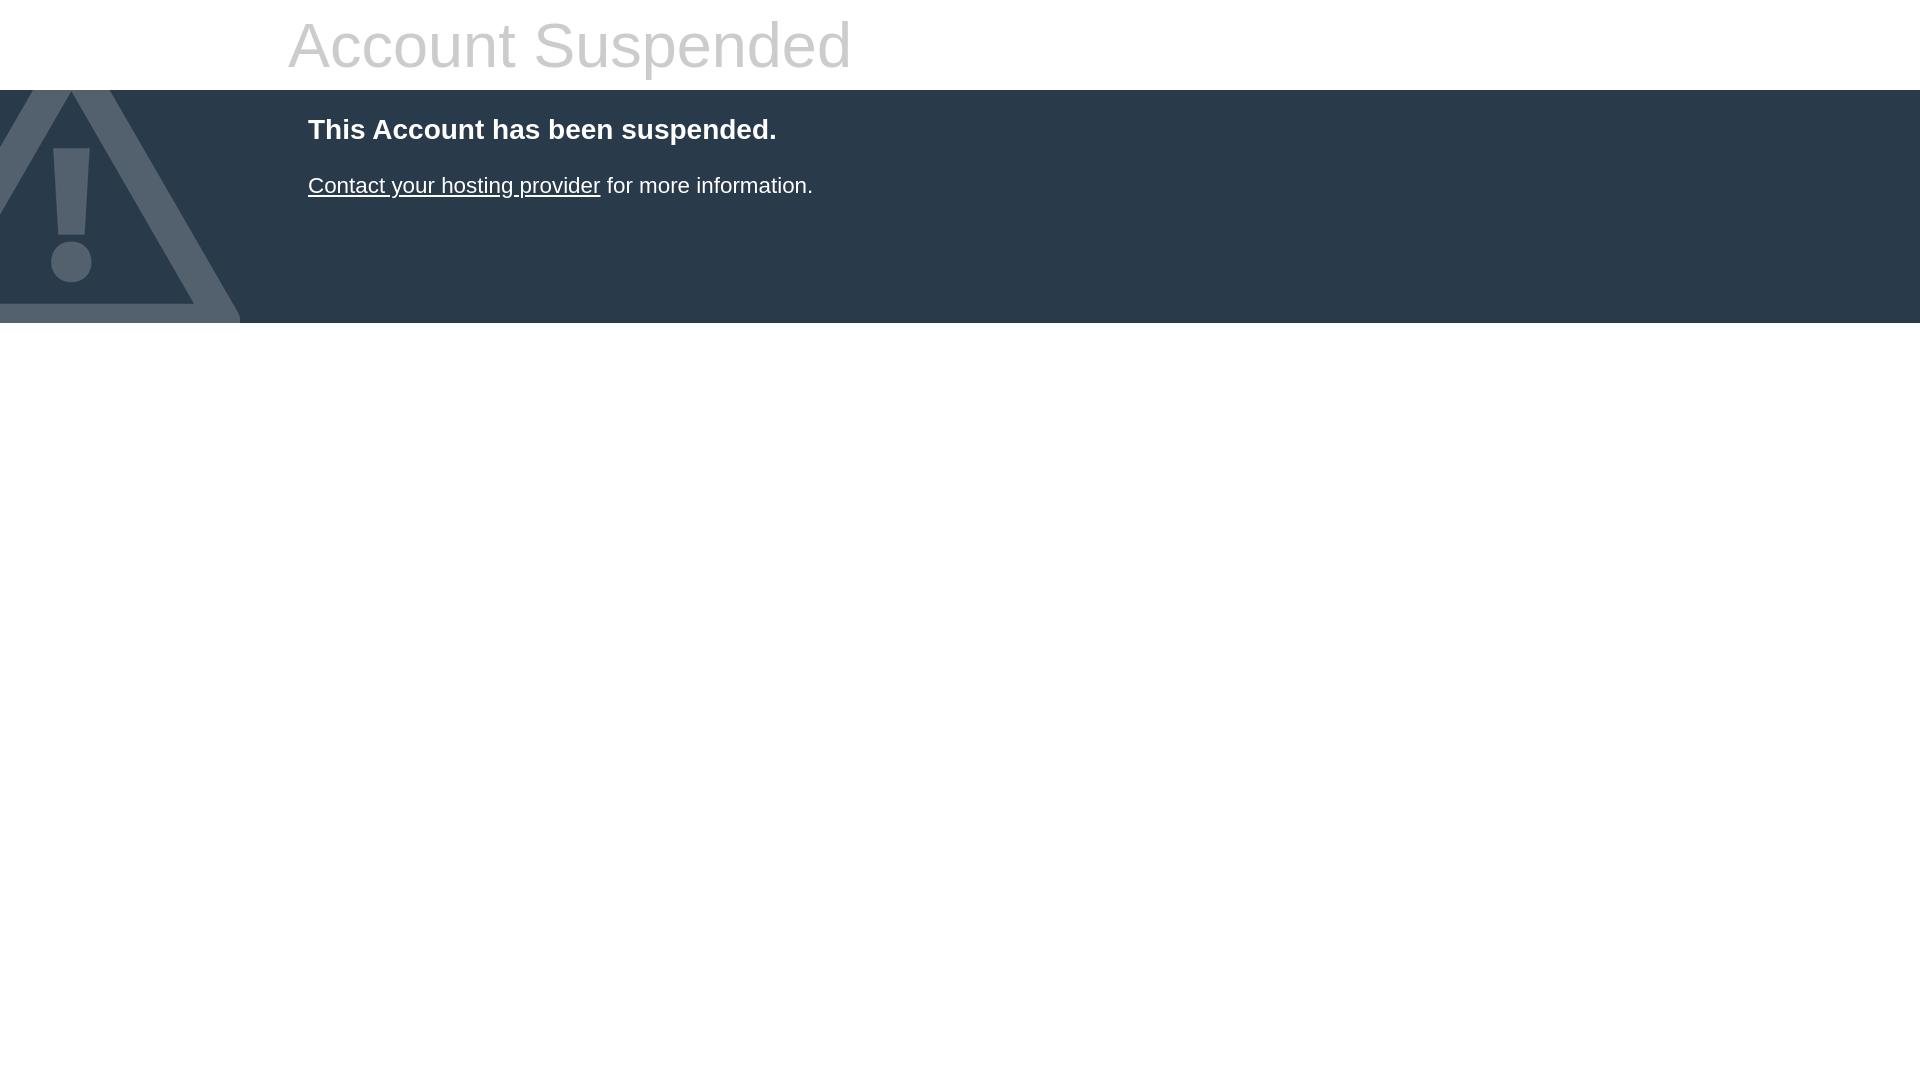 The image size is (1920, 1080). Describe the element at coordinates (453, 185) in the screenshot. I see `'Contact your hosting provider'` at that location.